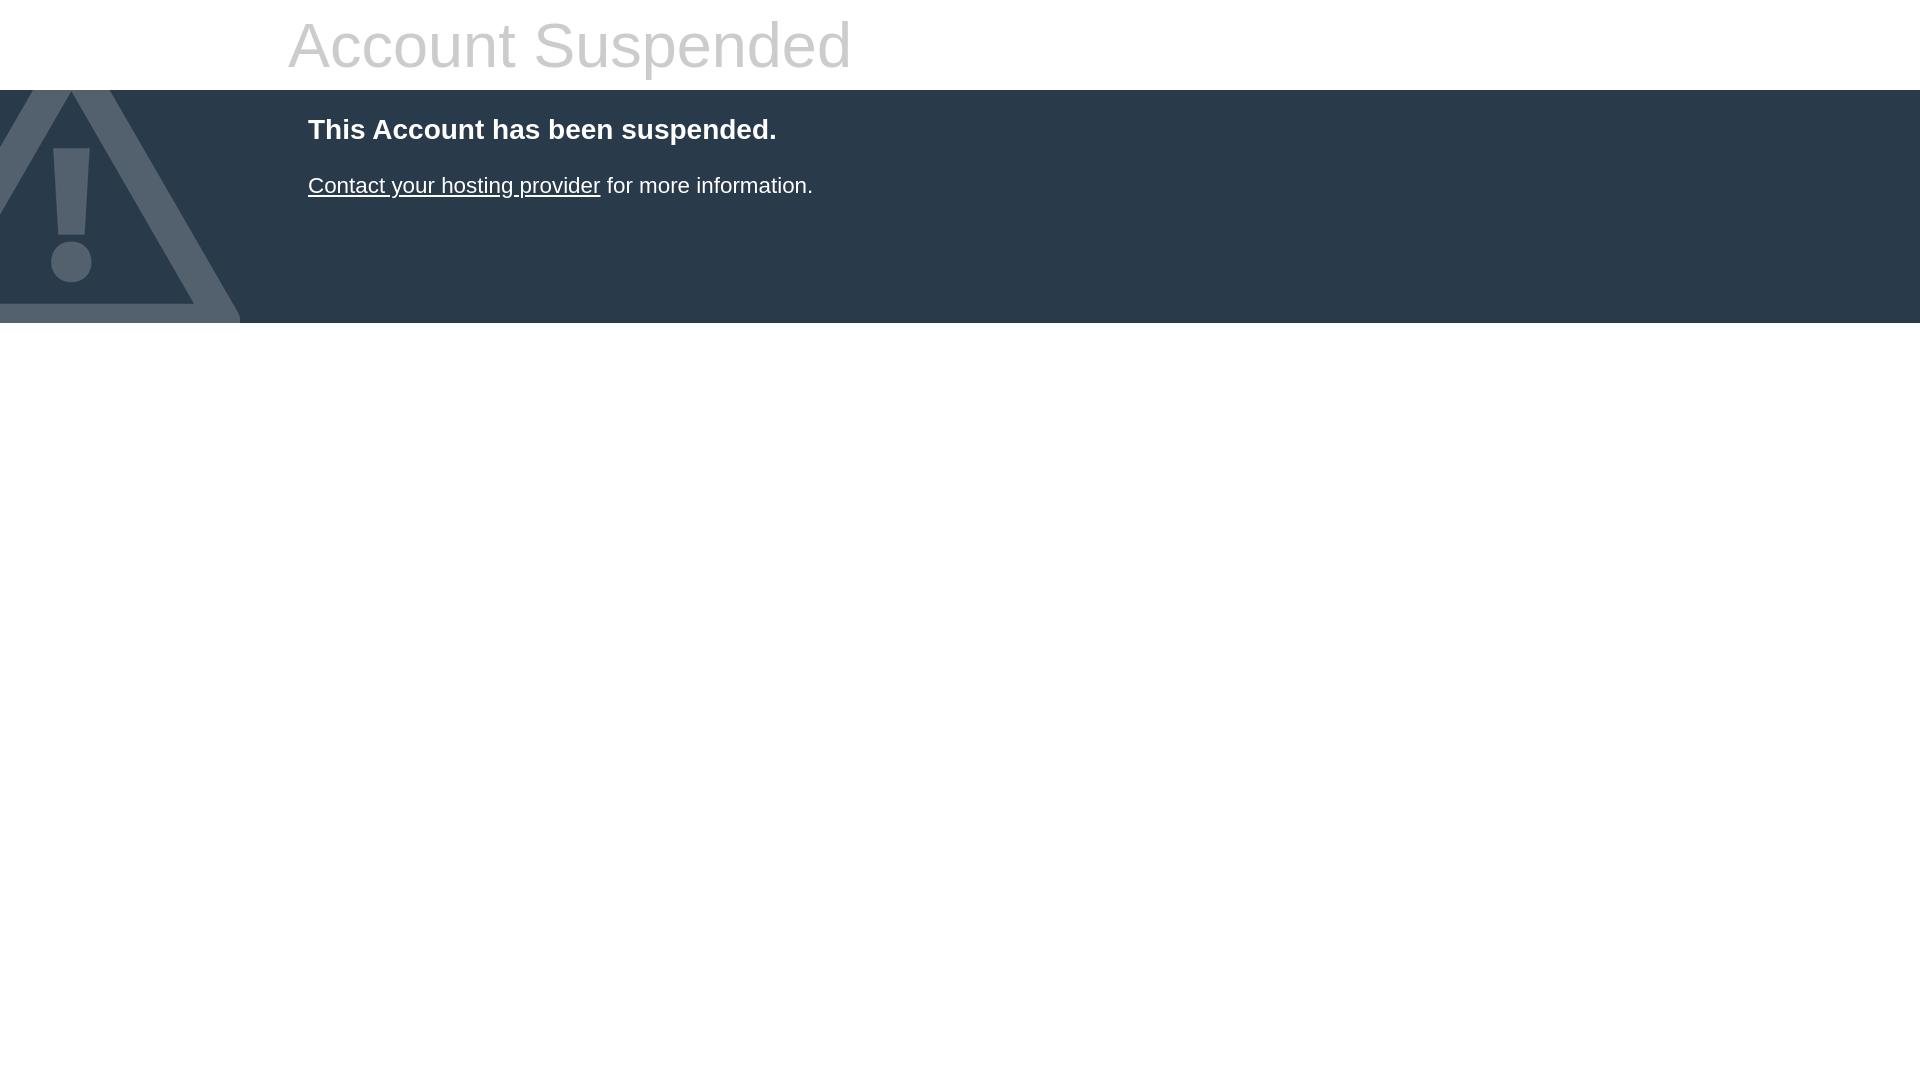 The image size is (1920, 1080). Describe the element at coordinates (453, 185) in the screenshot. I see `'Contact your hosting provider'` at that location.